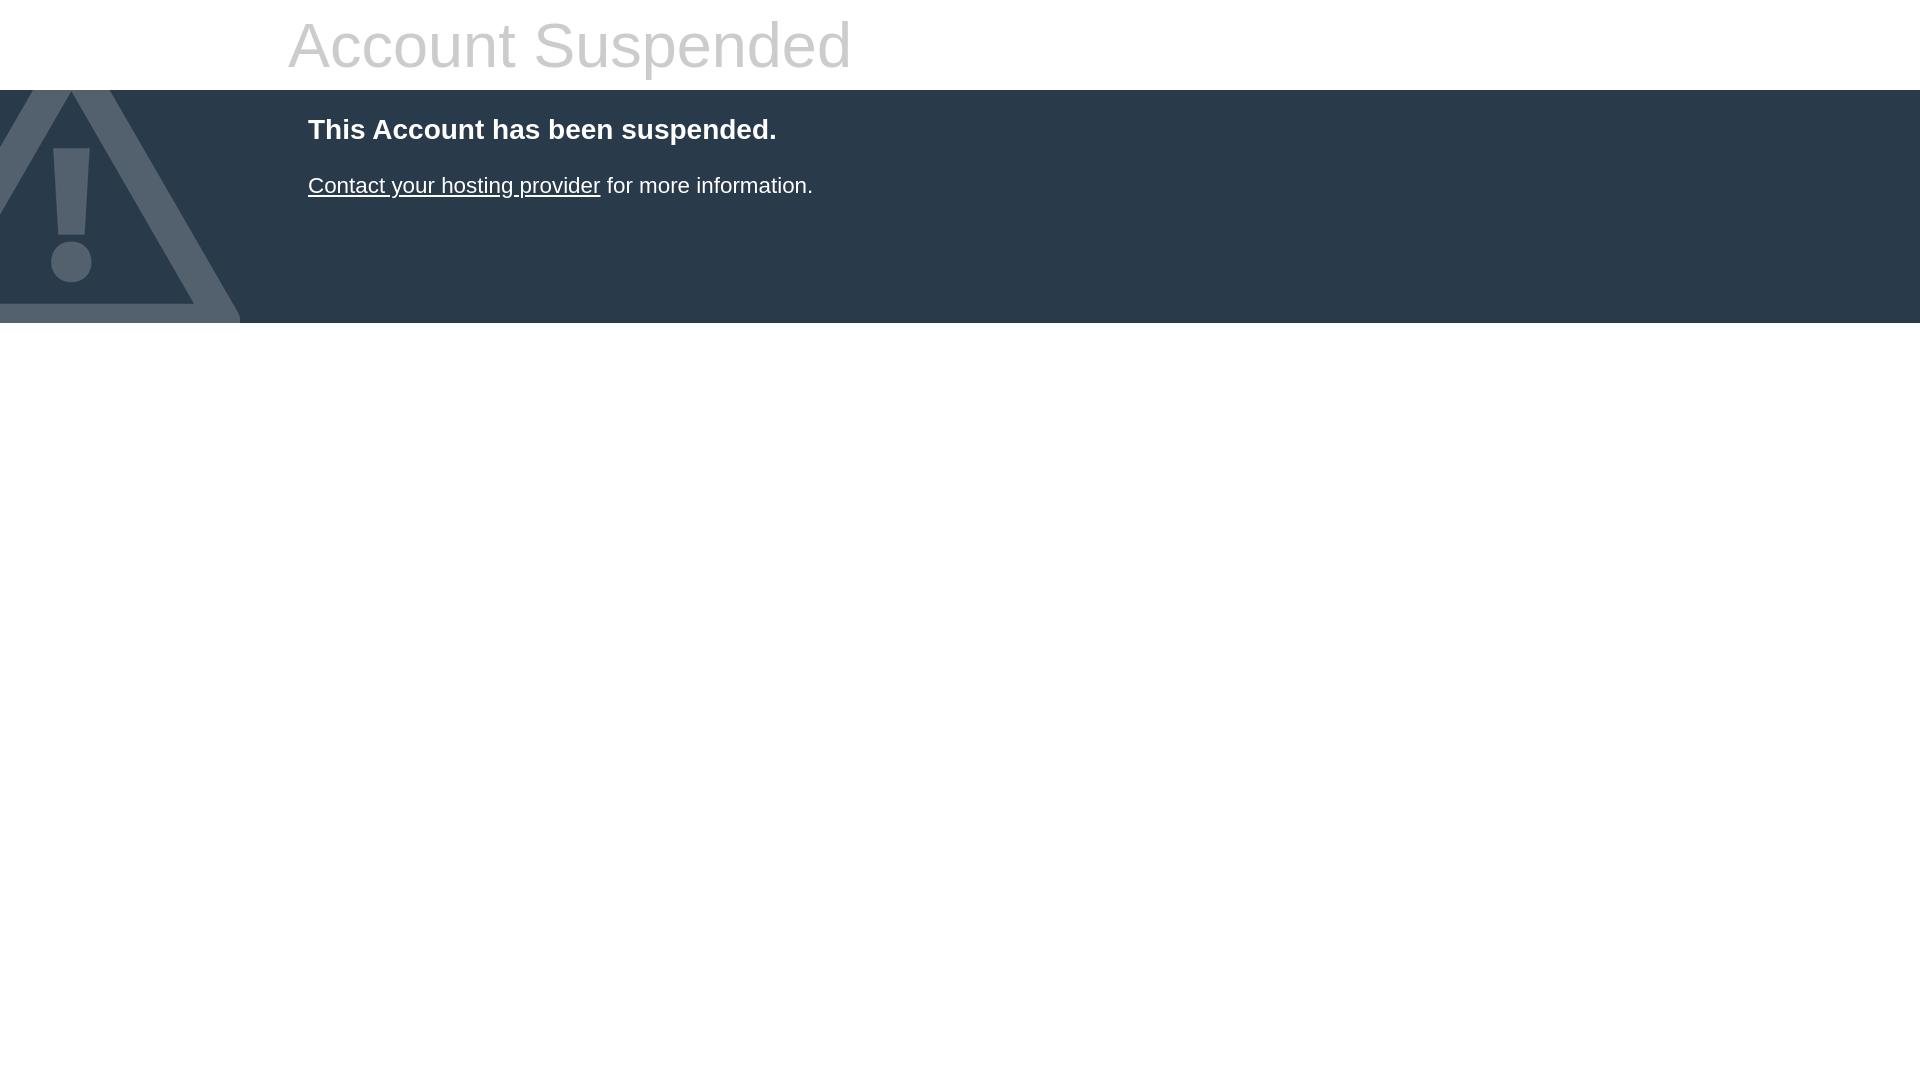 The image size is (1920, 1080). Describe the element at coordinates (453, 185) in the screenshot. I see `'Contact your hosting provider'` at that location.